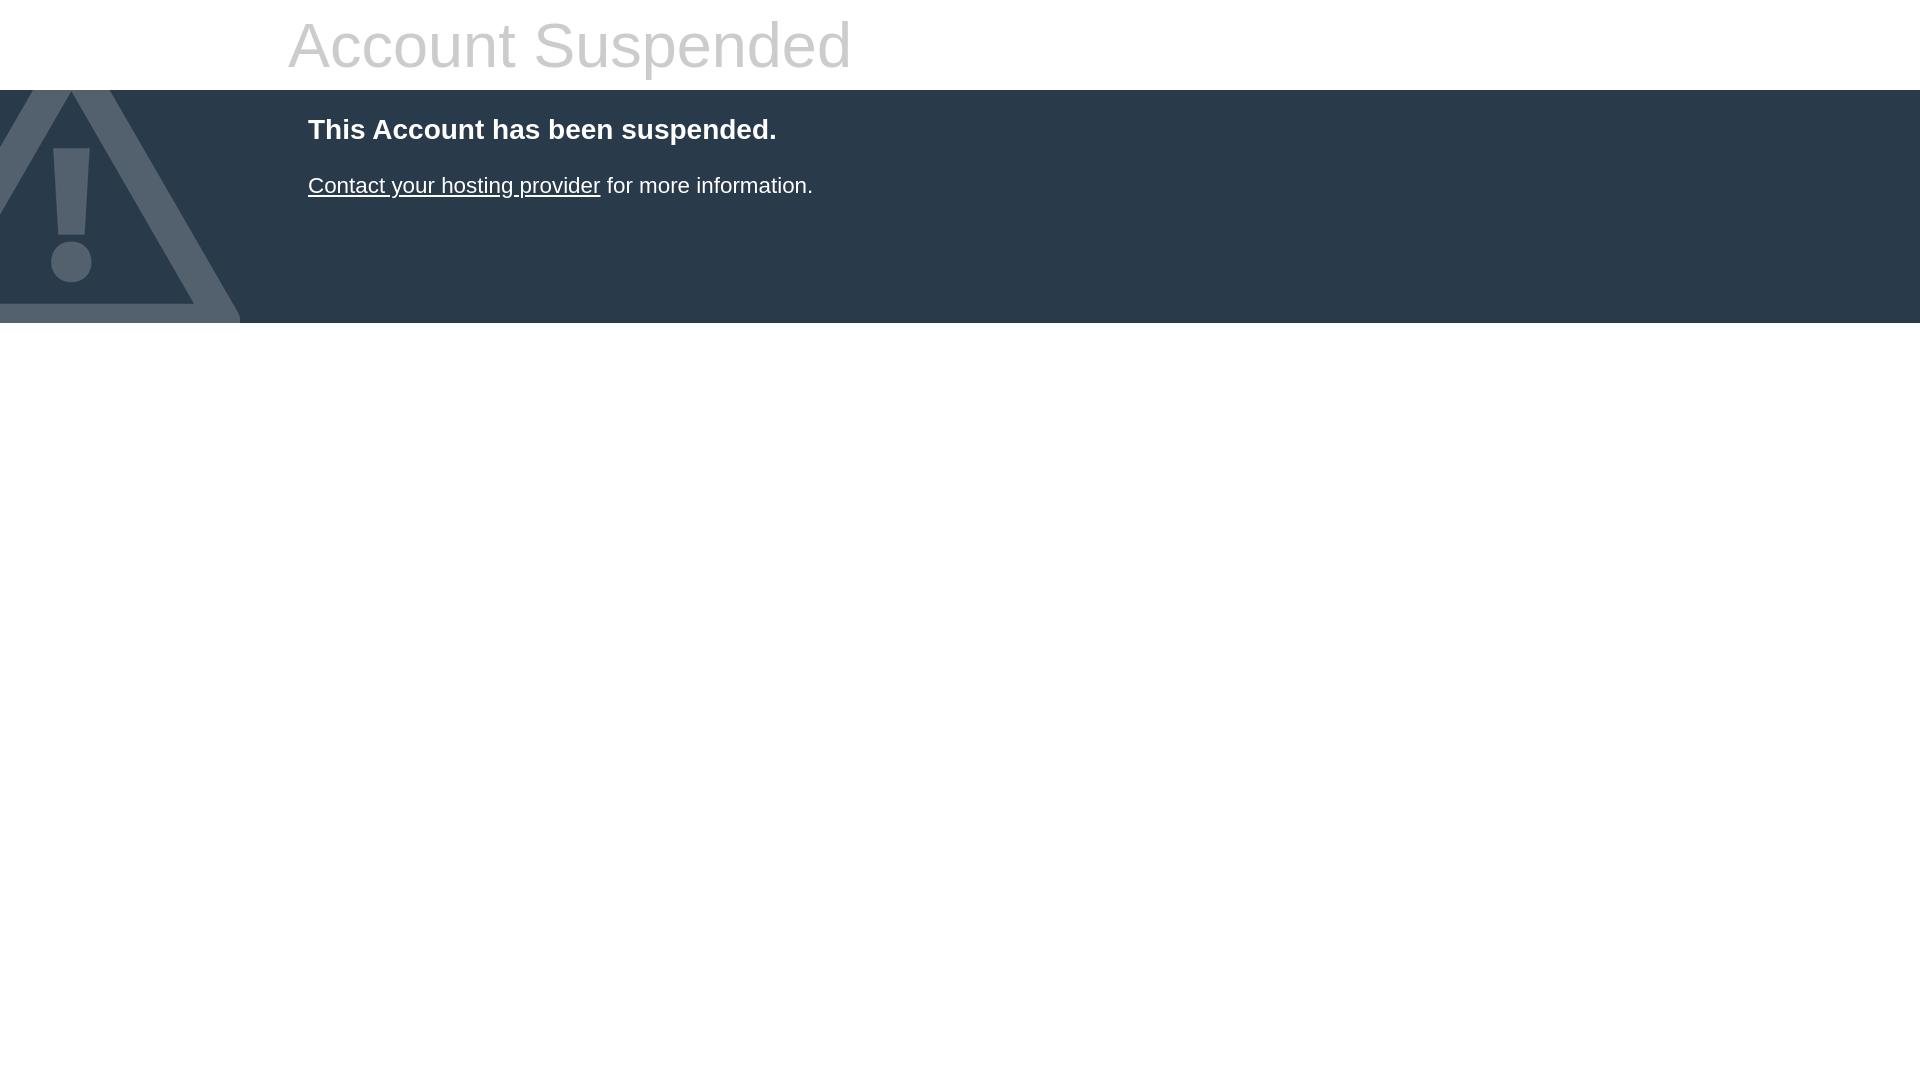 The image size is (1920, 1080). Describe the element at coordinates (453, 185) in the screenshot. I see `'Contact your hosting provider'` at that location.